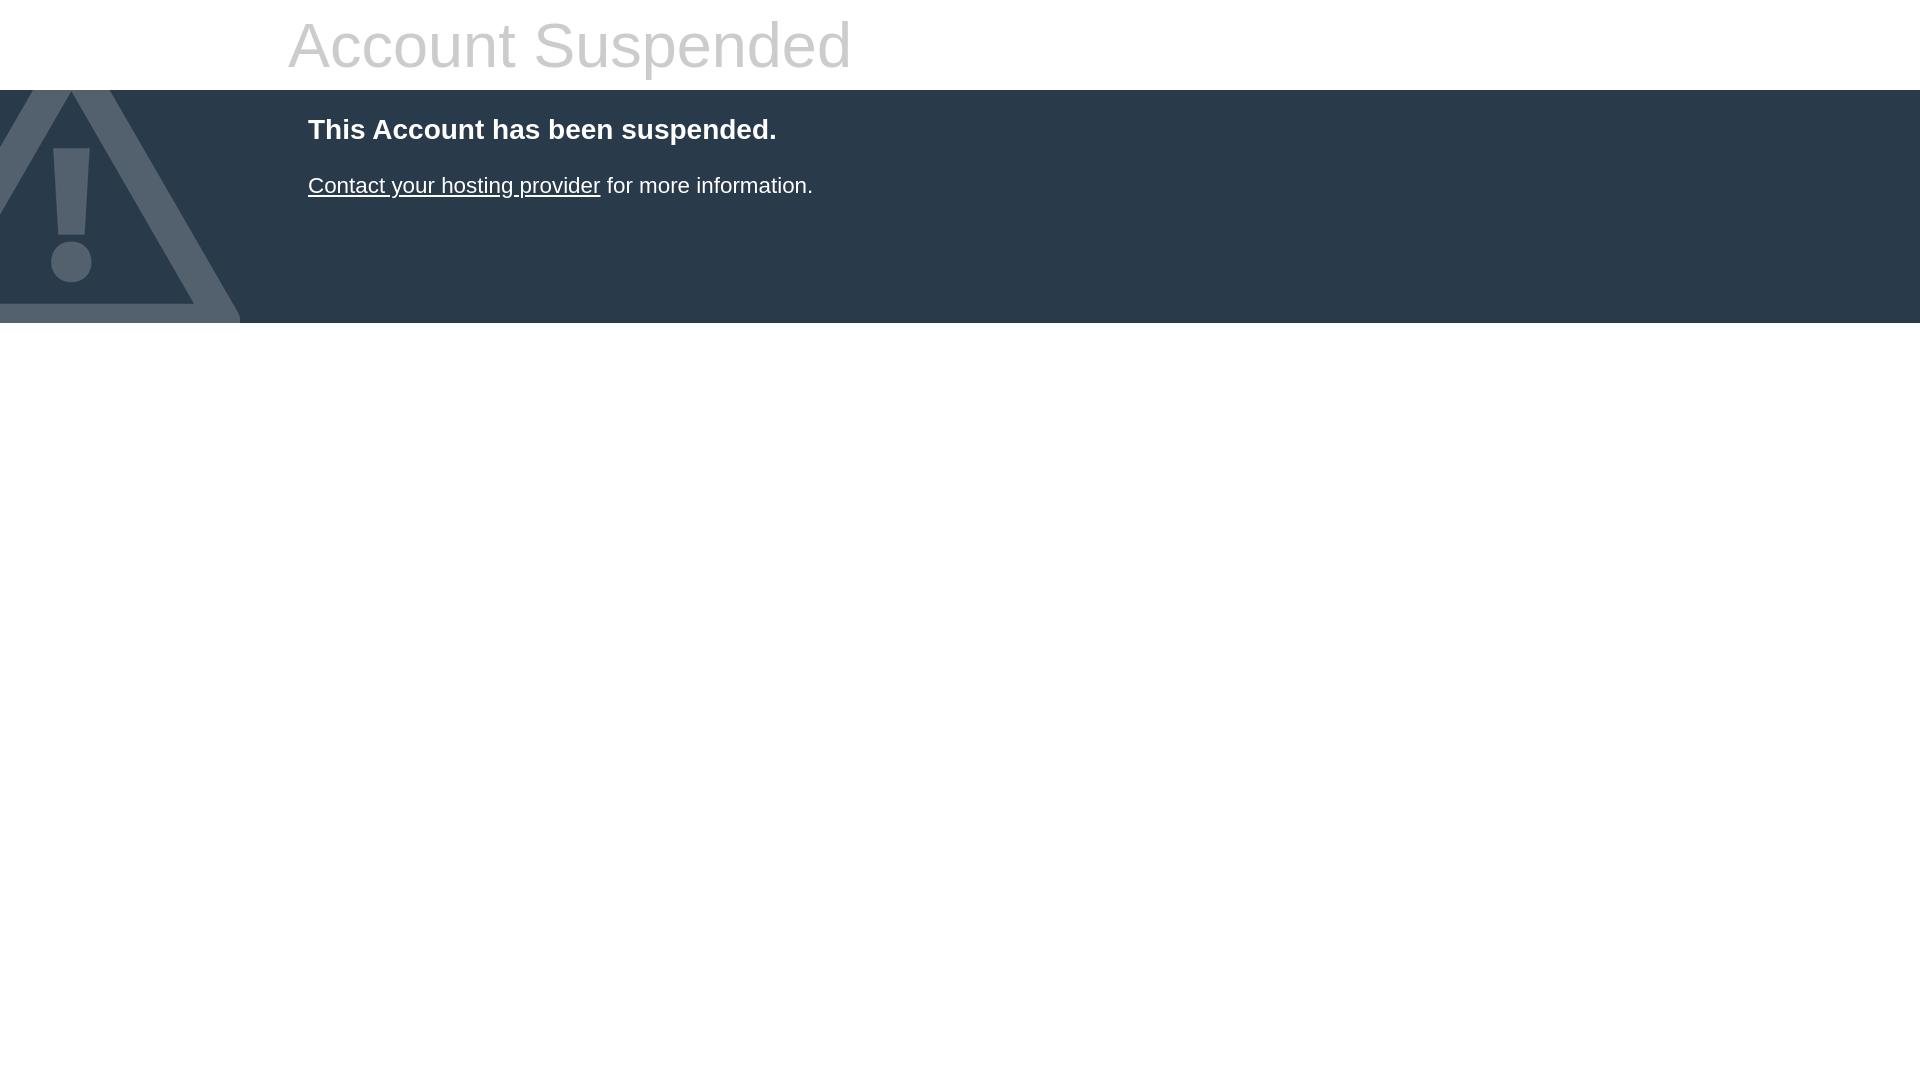 The image size is (1920, 1080). Describe the element at coordinates (453, 185) in the screenshot. I see `'Contact your hosting provider'` at that location.